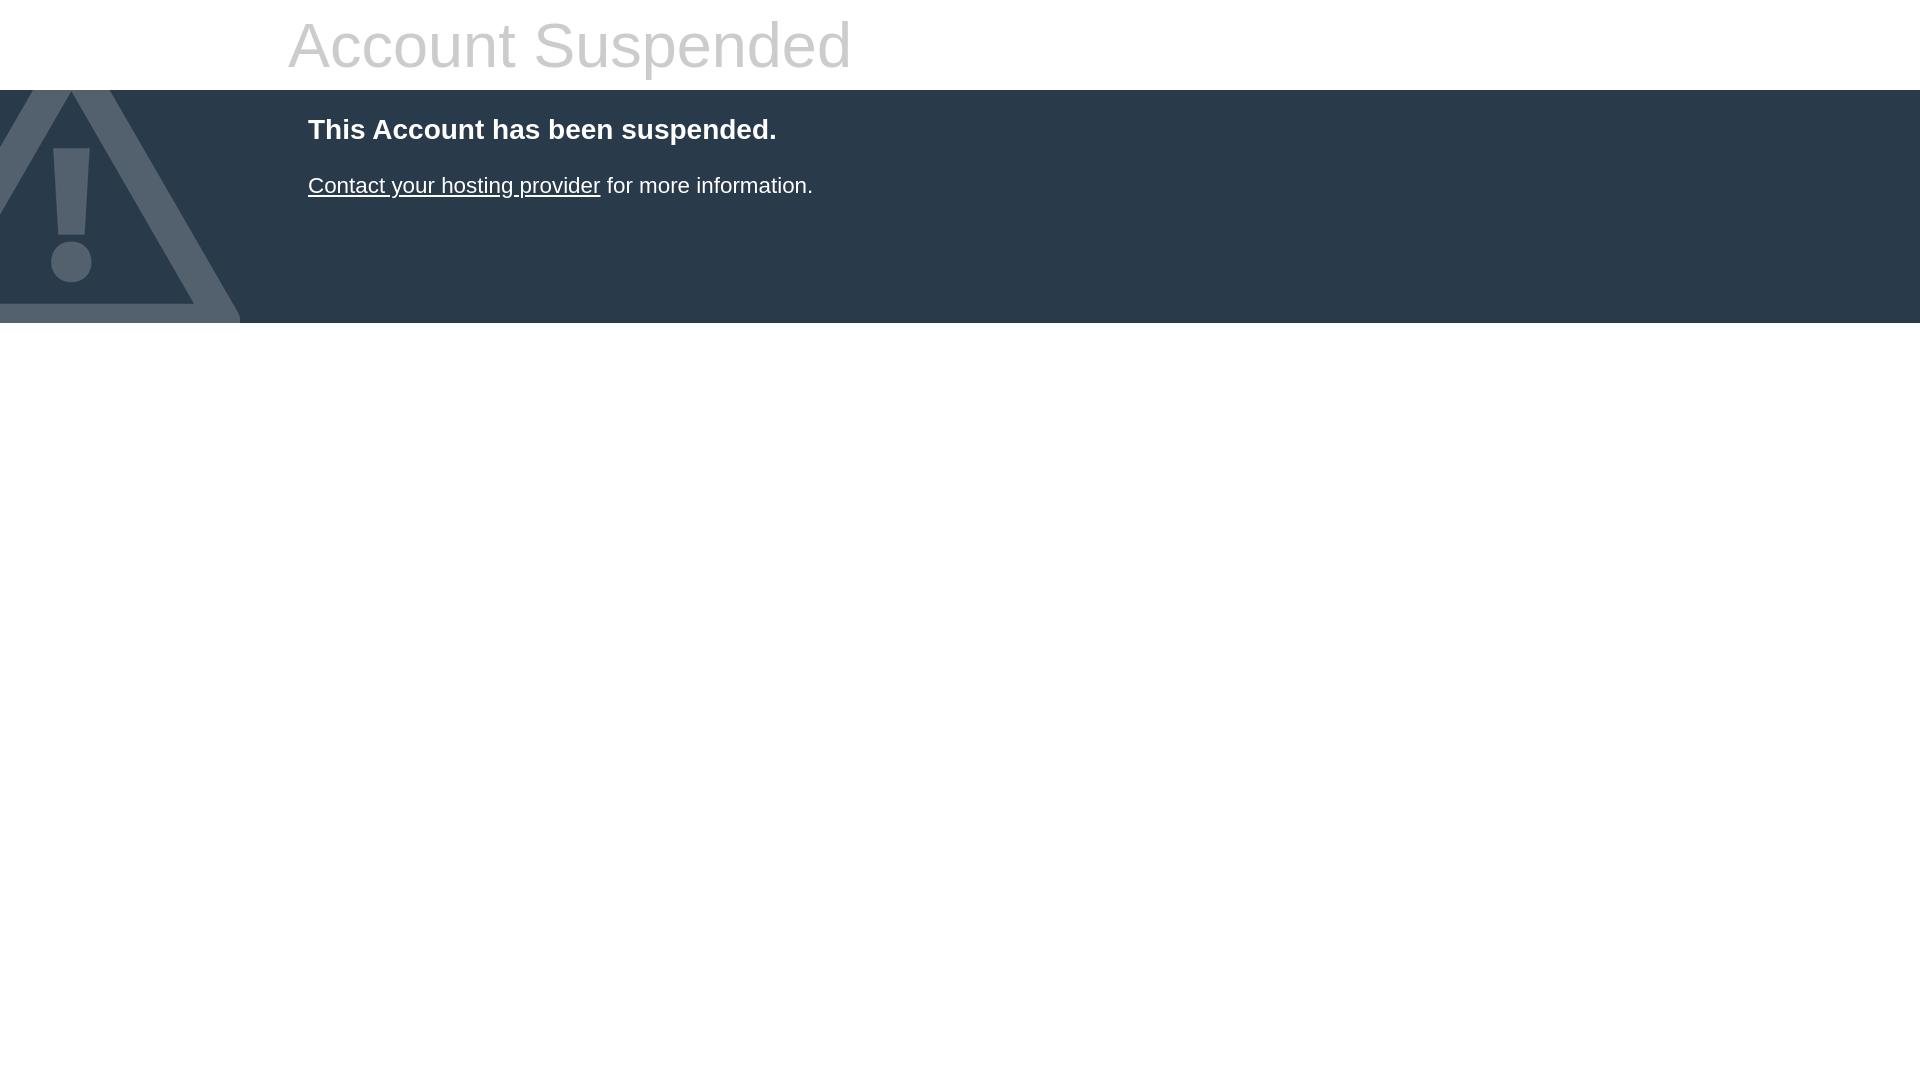 The image size is (1920, 1080). Describe the element at coordinates (453, 185) in the screenshot. I see `'Contact your hosting provider'` at that location.